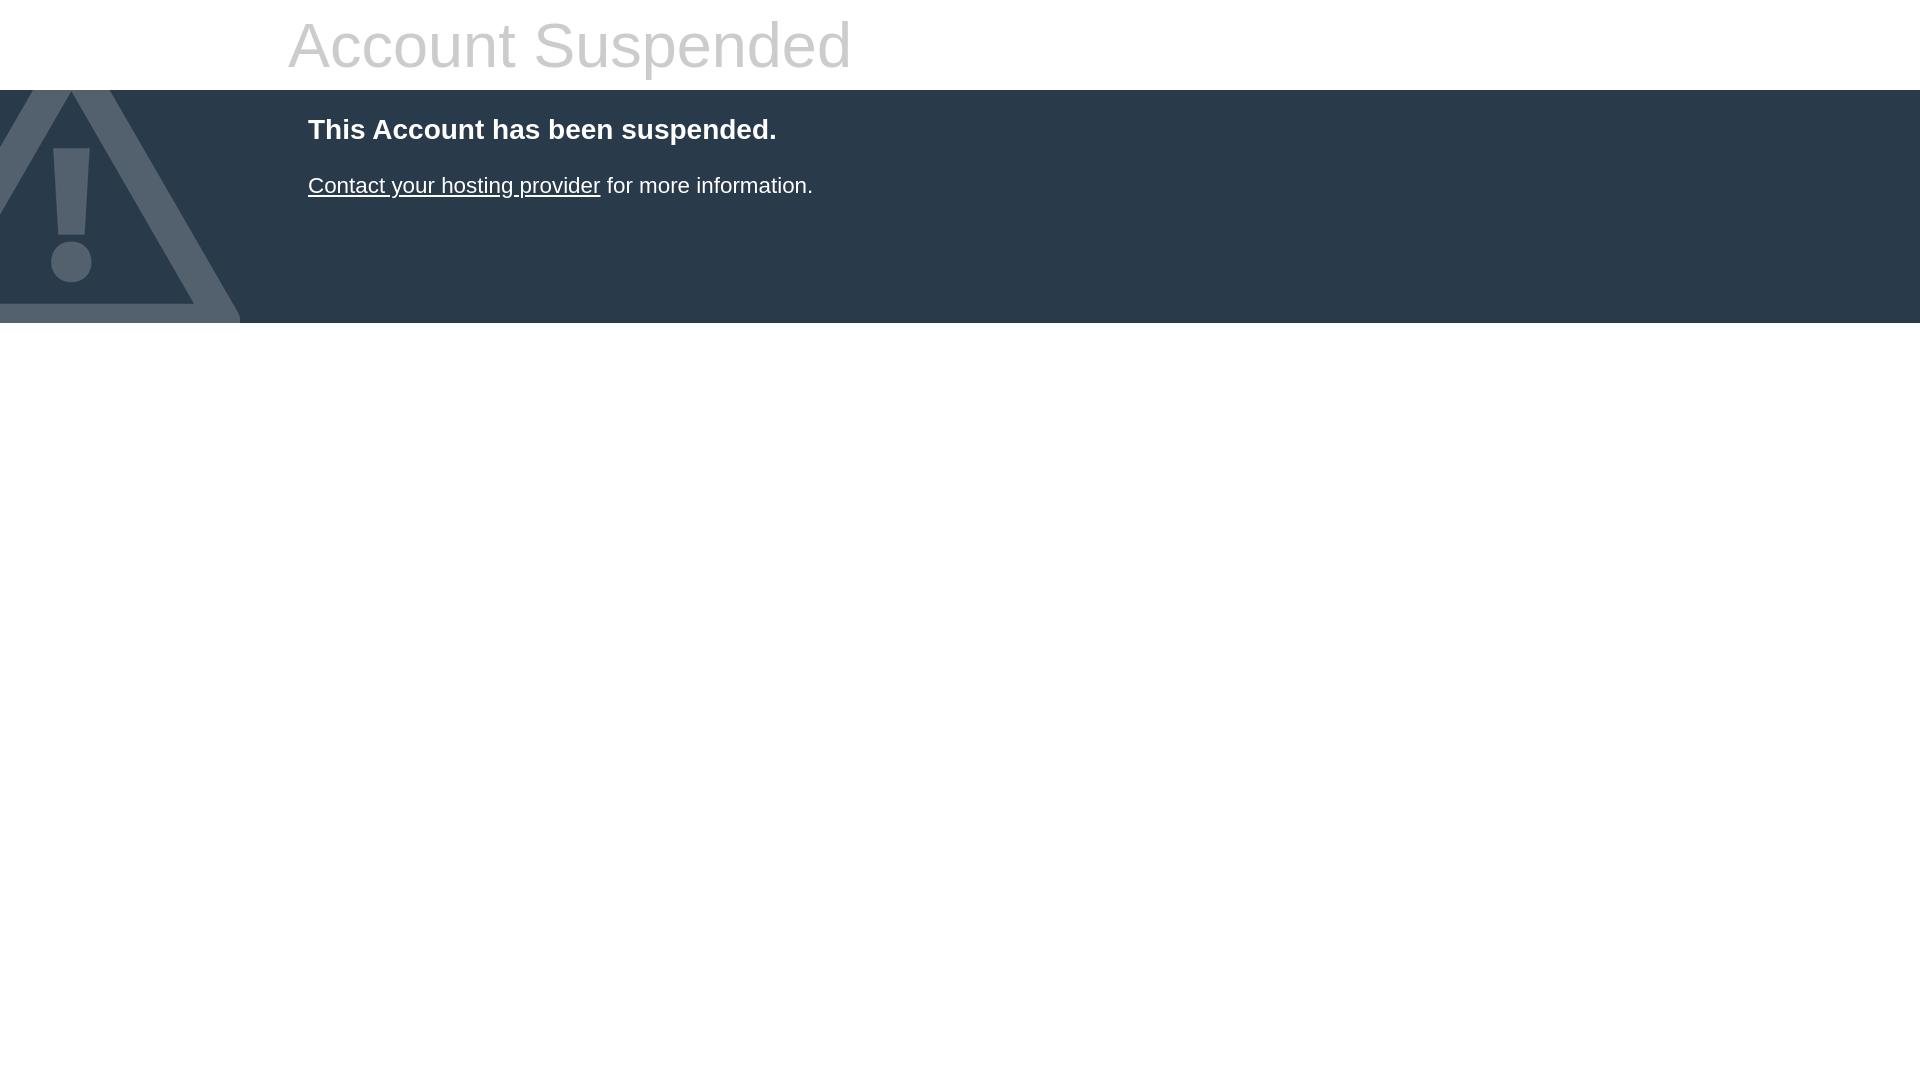 The image size is (1920, 1080). Describe the element at coordinates (453, 185) in the screenshot. I see `'Contact your hosting provider'` at that location.